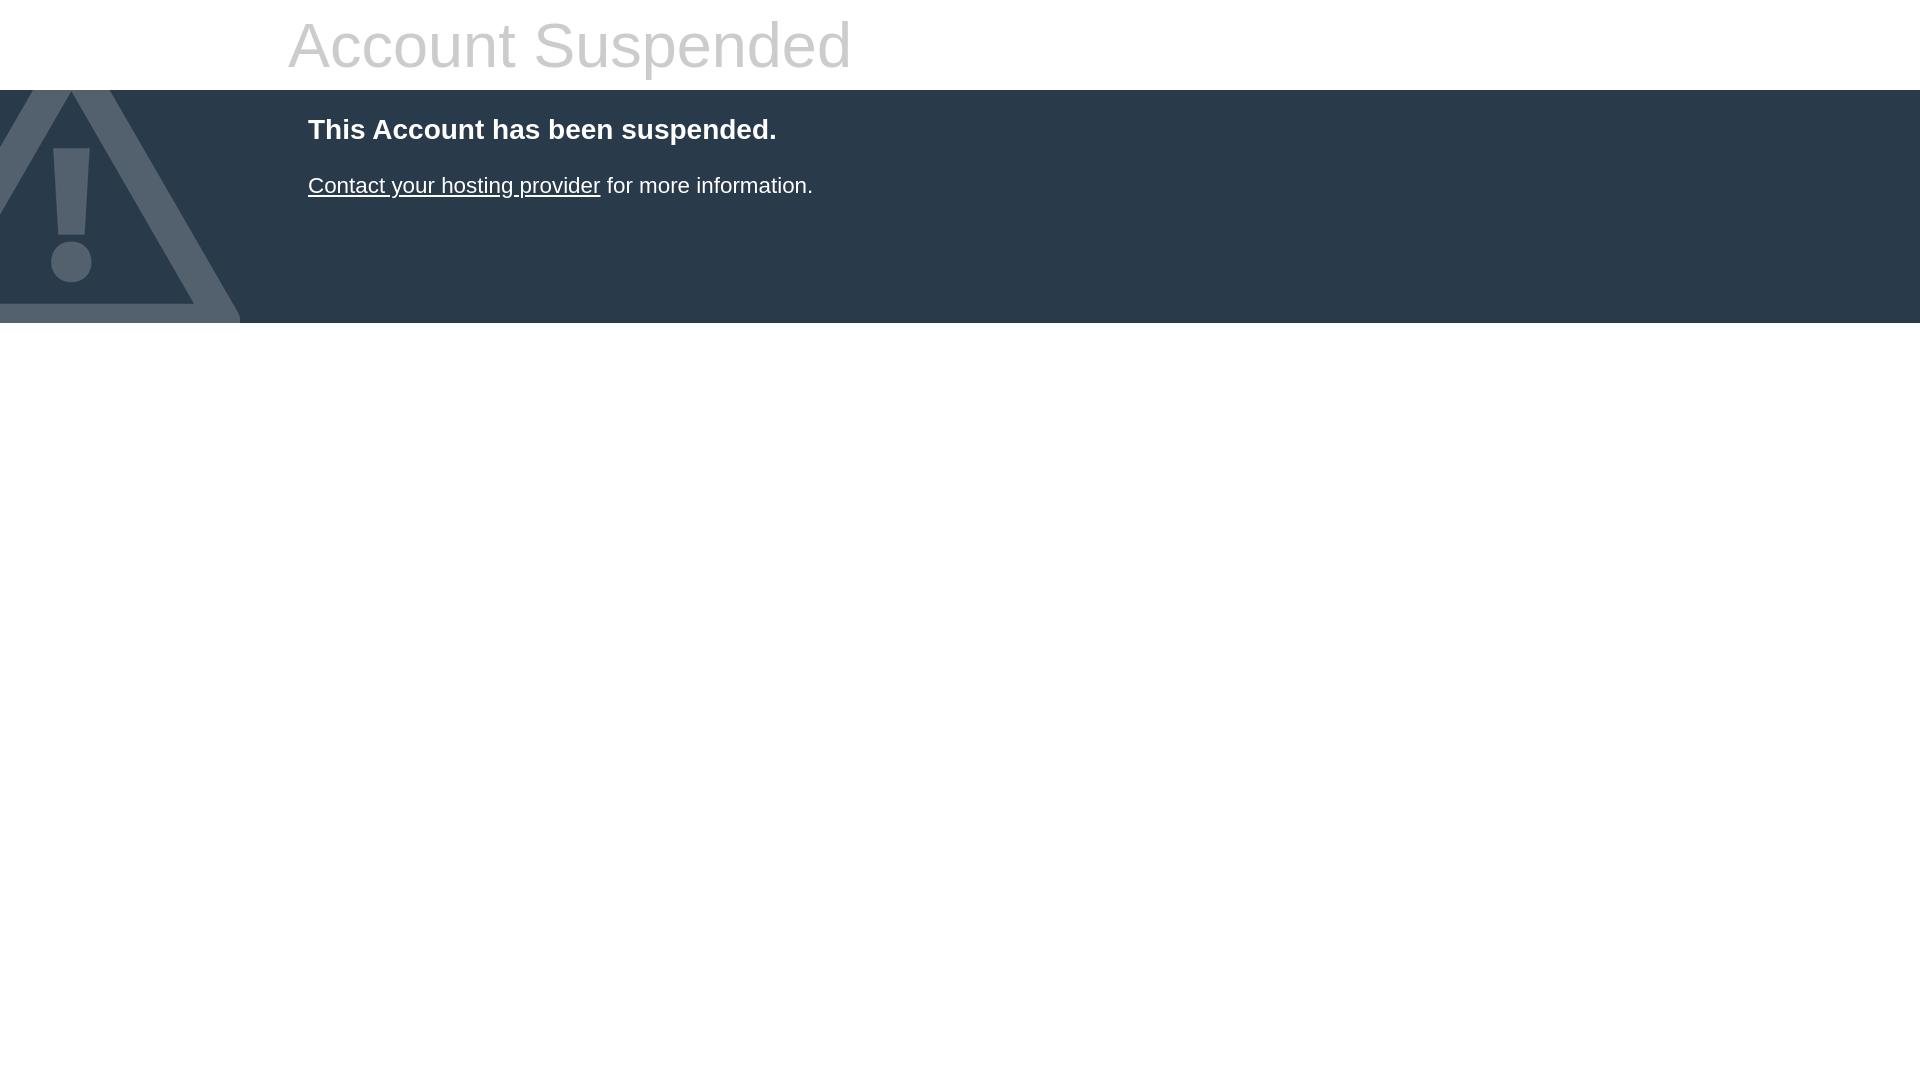 The image size is (1920, 1080). Describe the element at coordinates (453, 185) in the screenshot. I see `'Contact your hosting provider'` at that location.